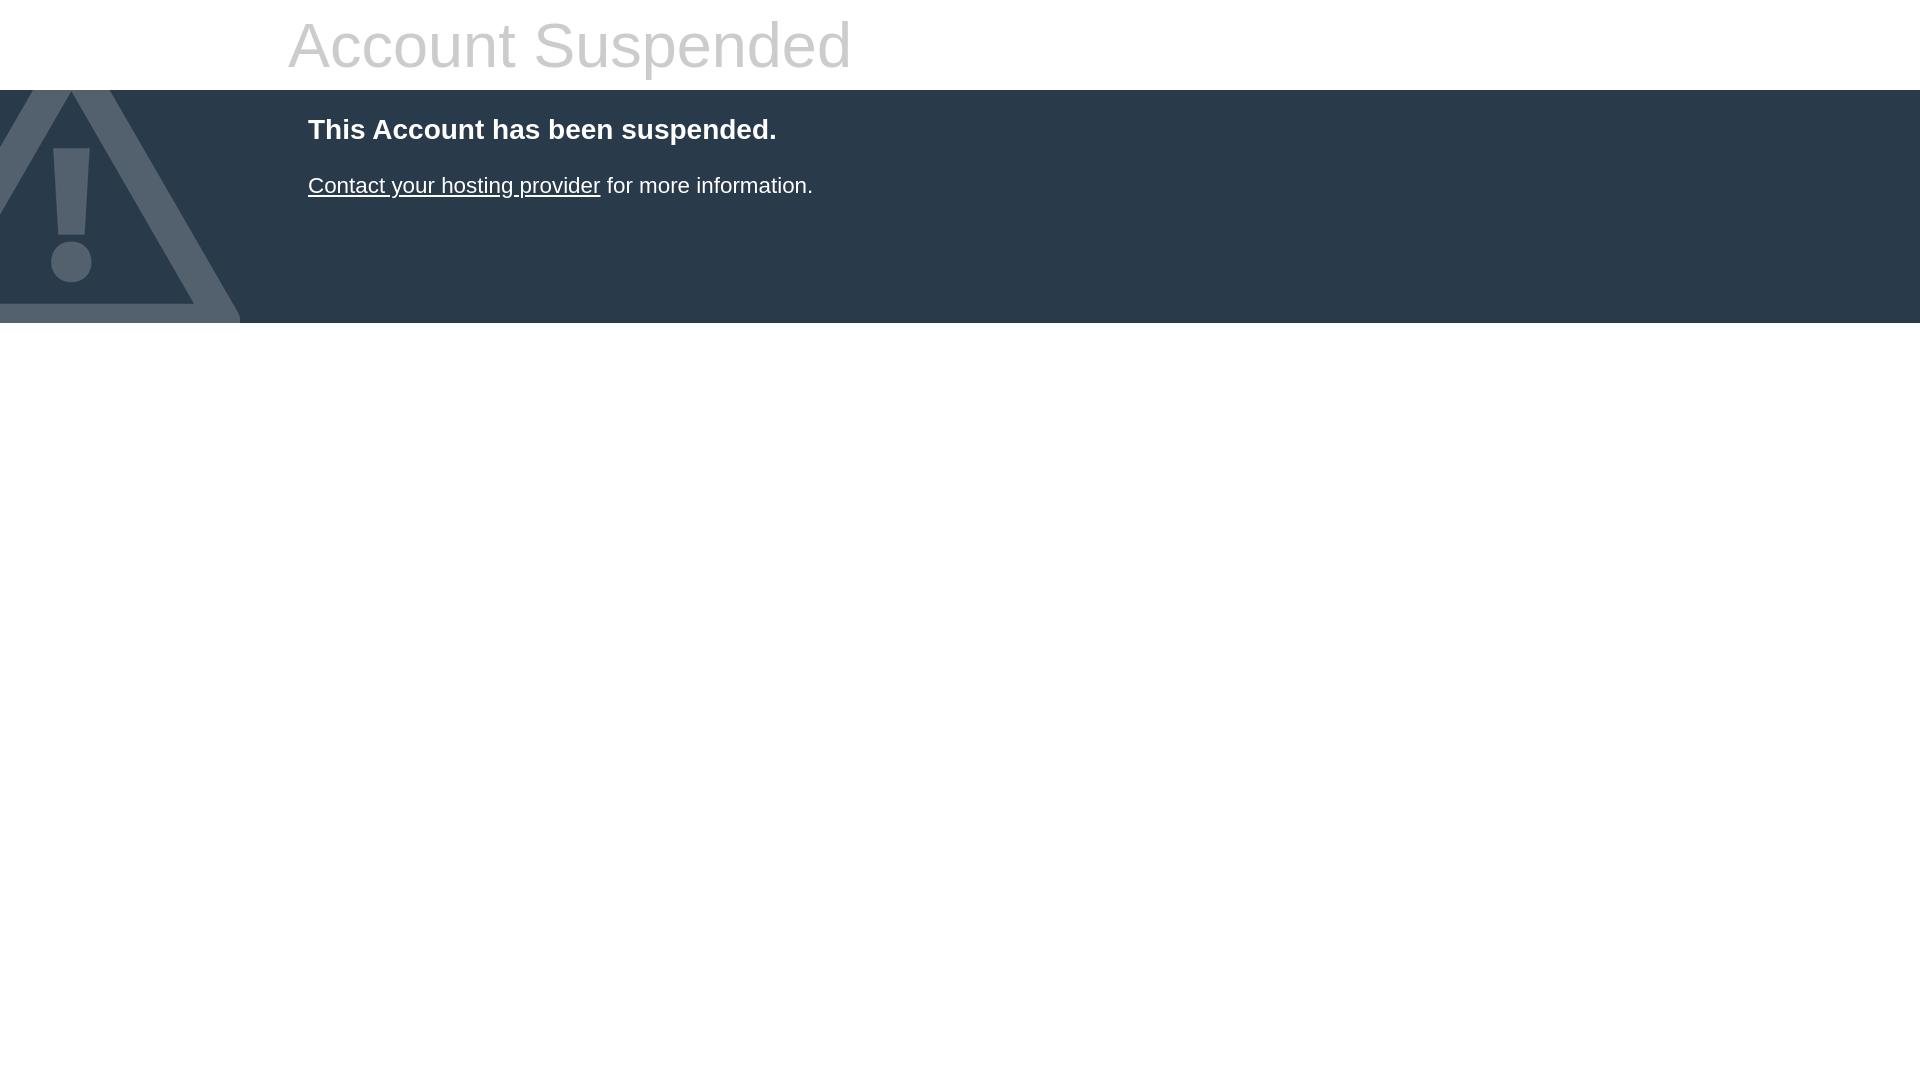 The image size is (1920, 1080). Describe the element at coordinates (453, 185) in the screenshot. I see `'Contact your hosting provider'` at that location.